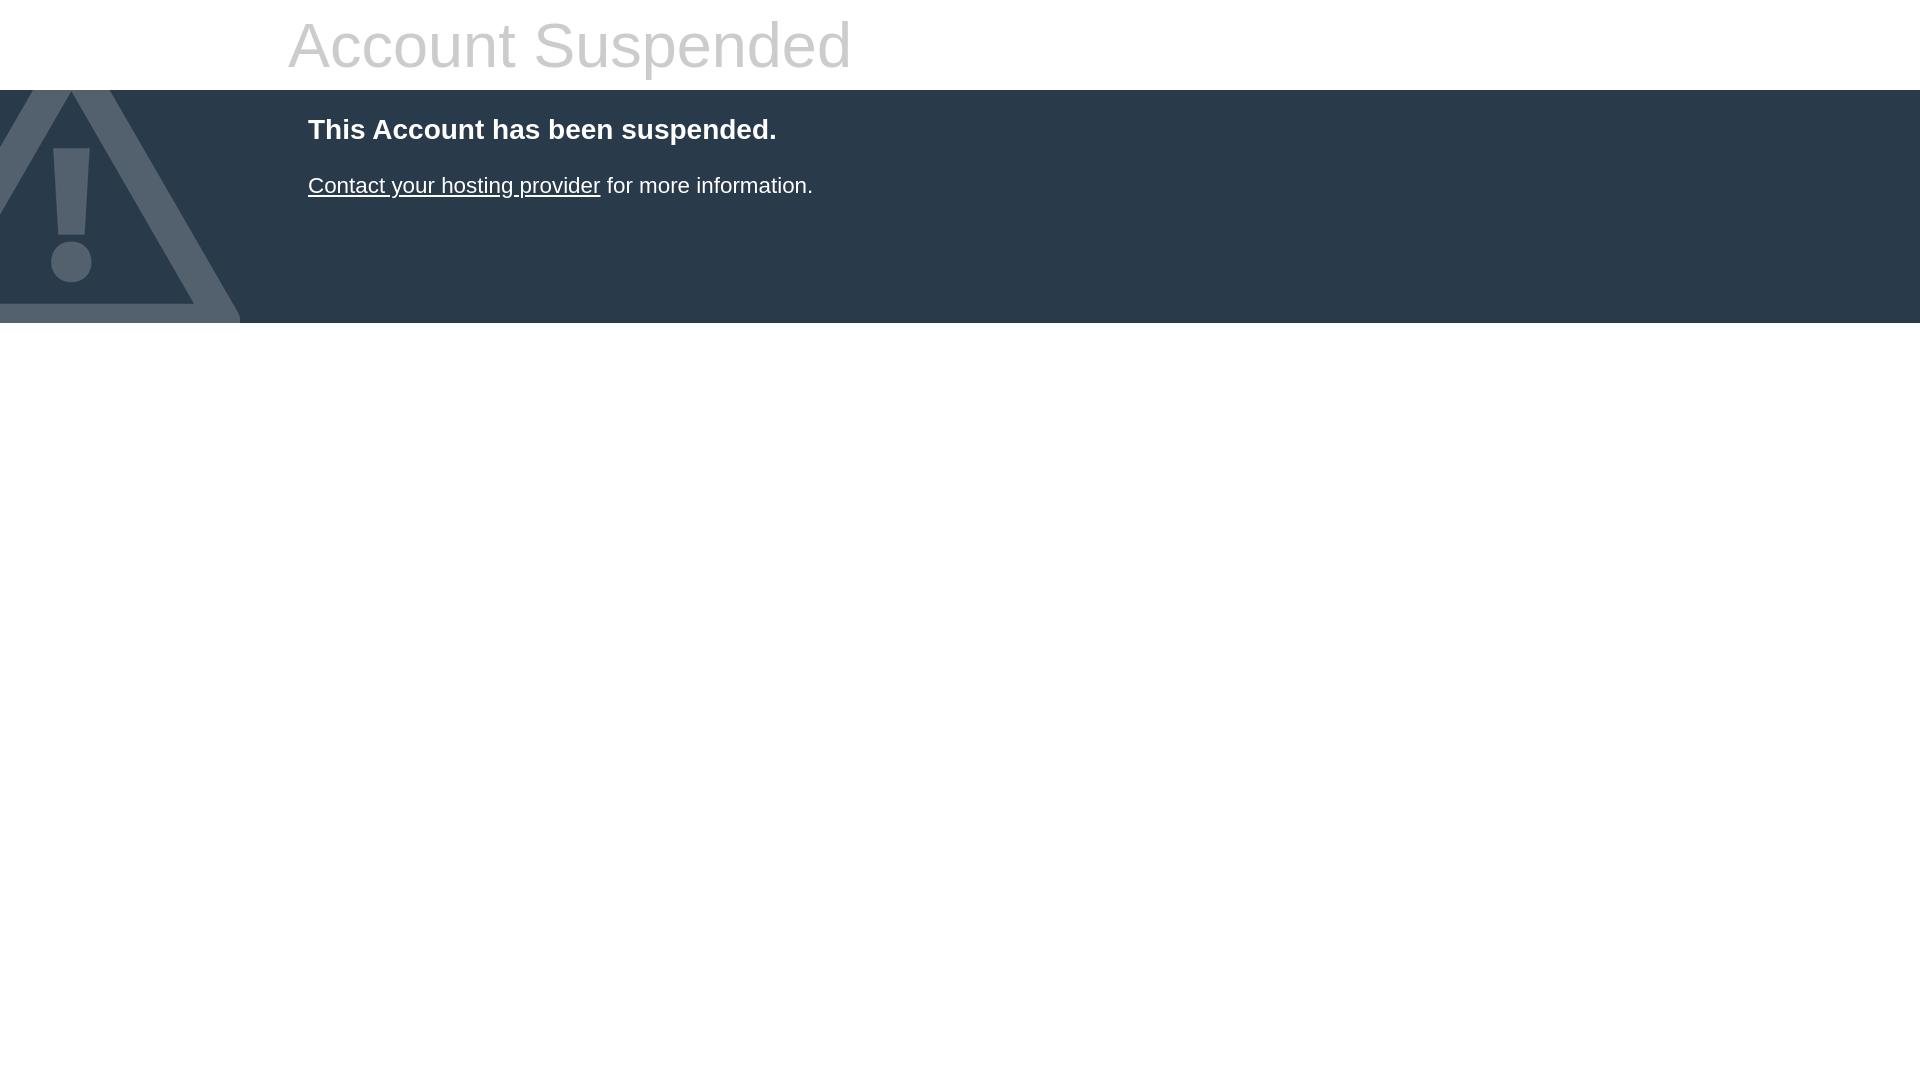 The image size is (1920, 1080). Describe the element at coordinates (453, 185) in the screenshot. I see `'Contact your hosting provider'` at that location.